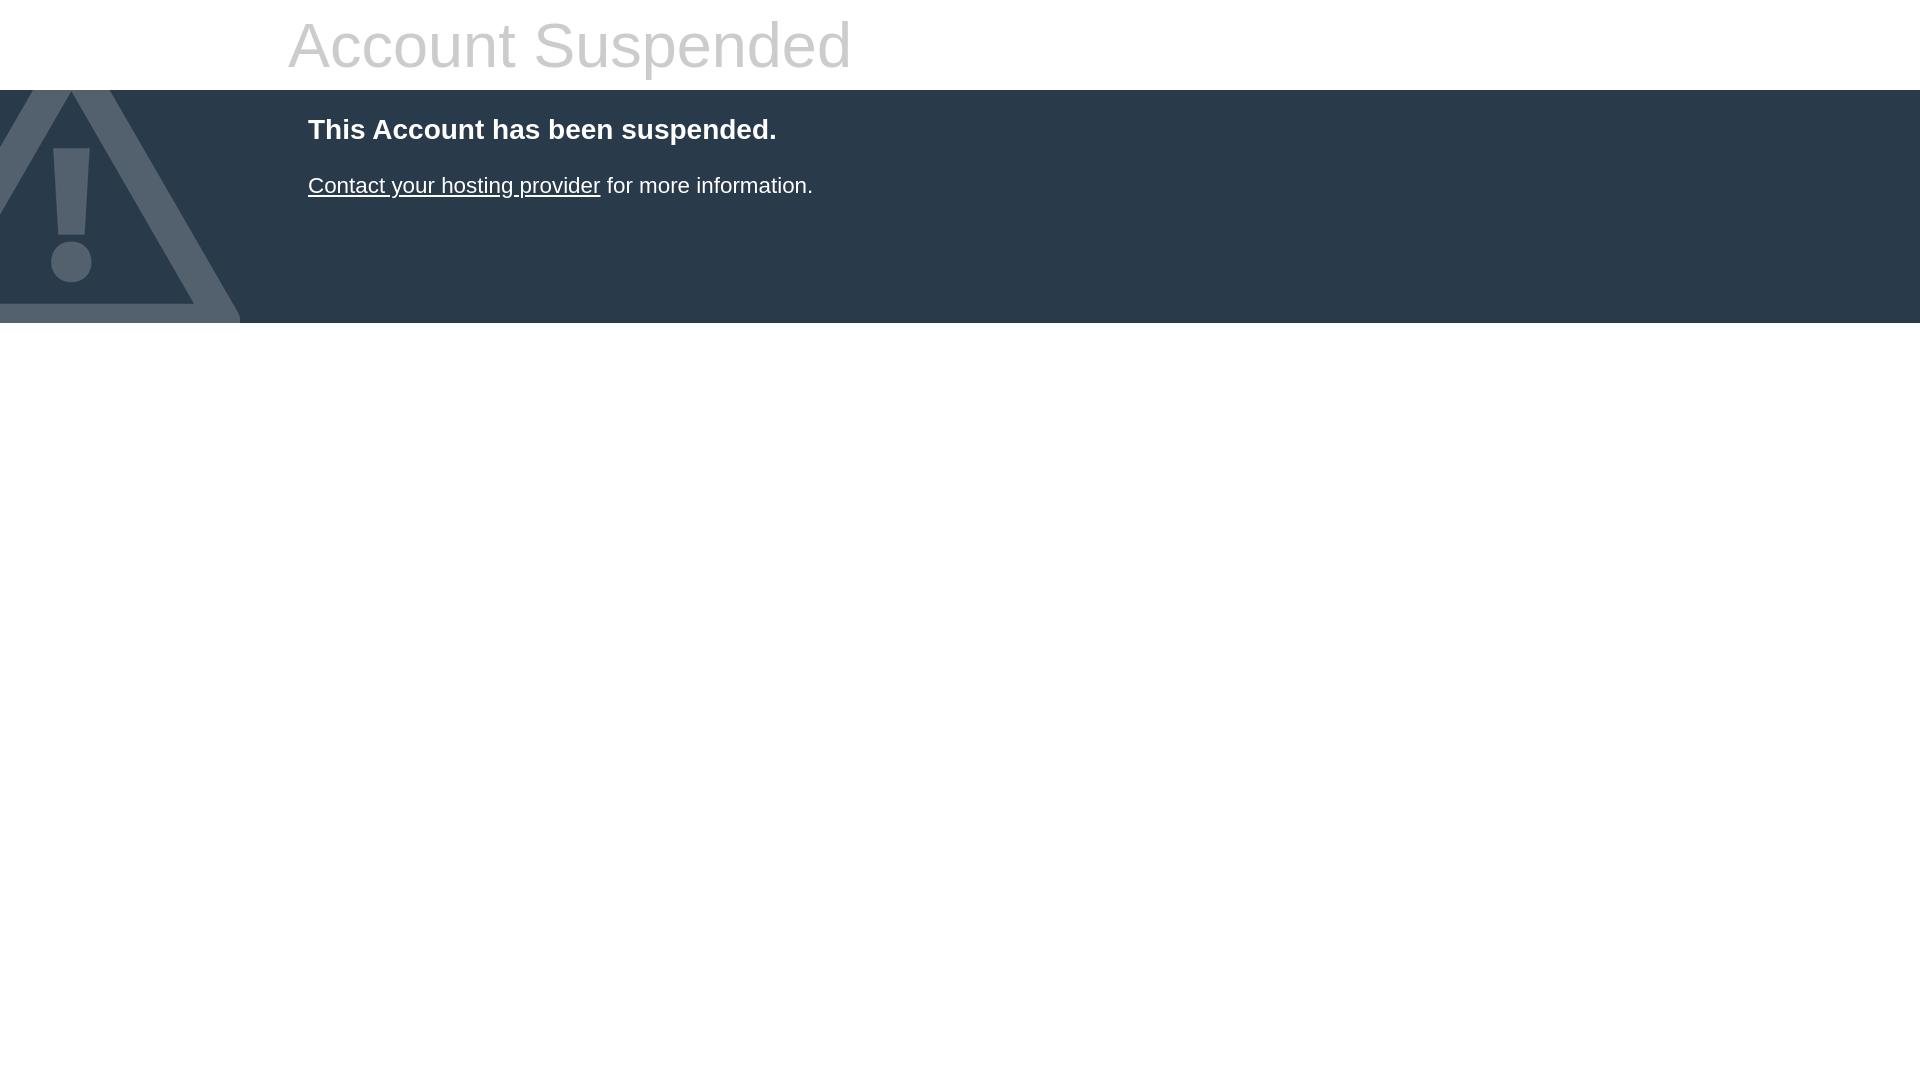 The image size is (1920, 1080). Describe the element at coordinates (453, 185) in the screenshot. I see `'Contact your hosting provider'` at that location.